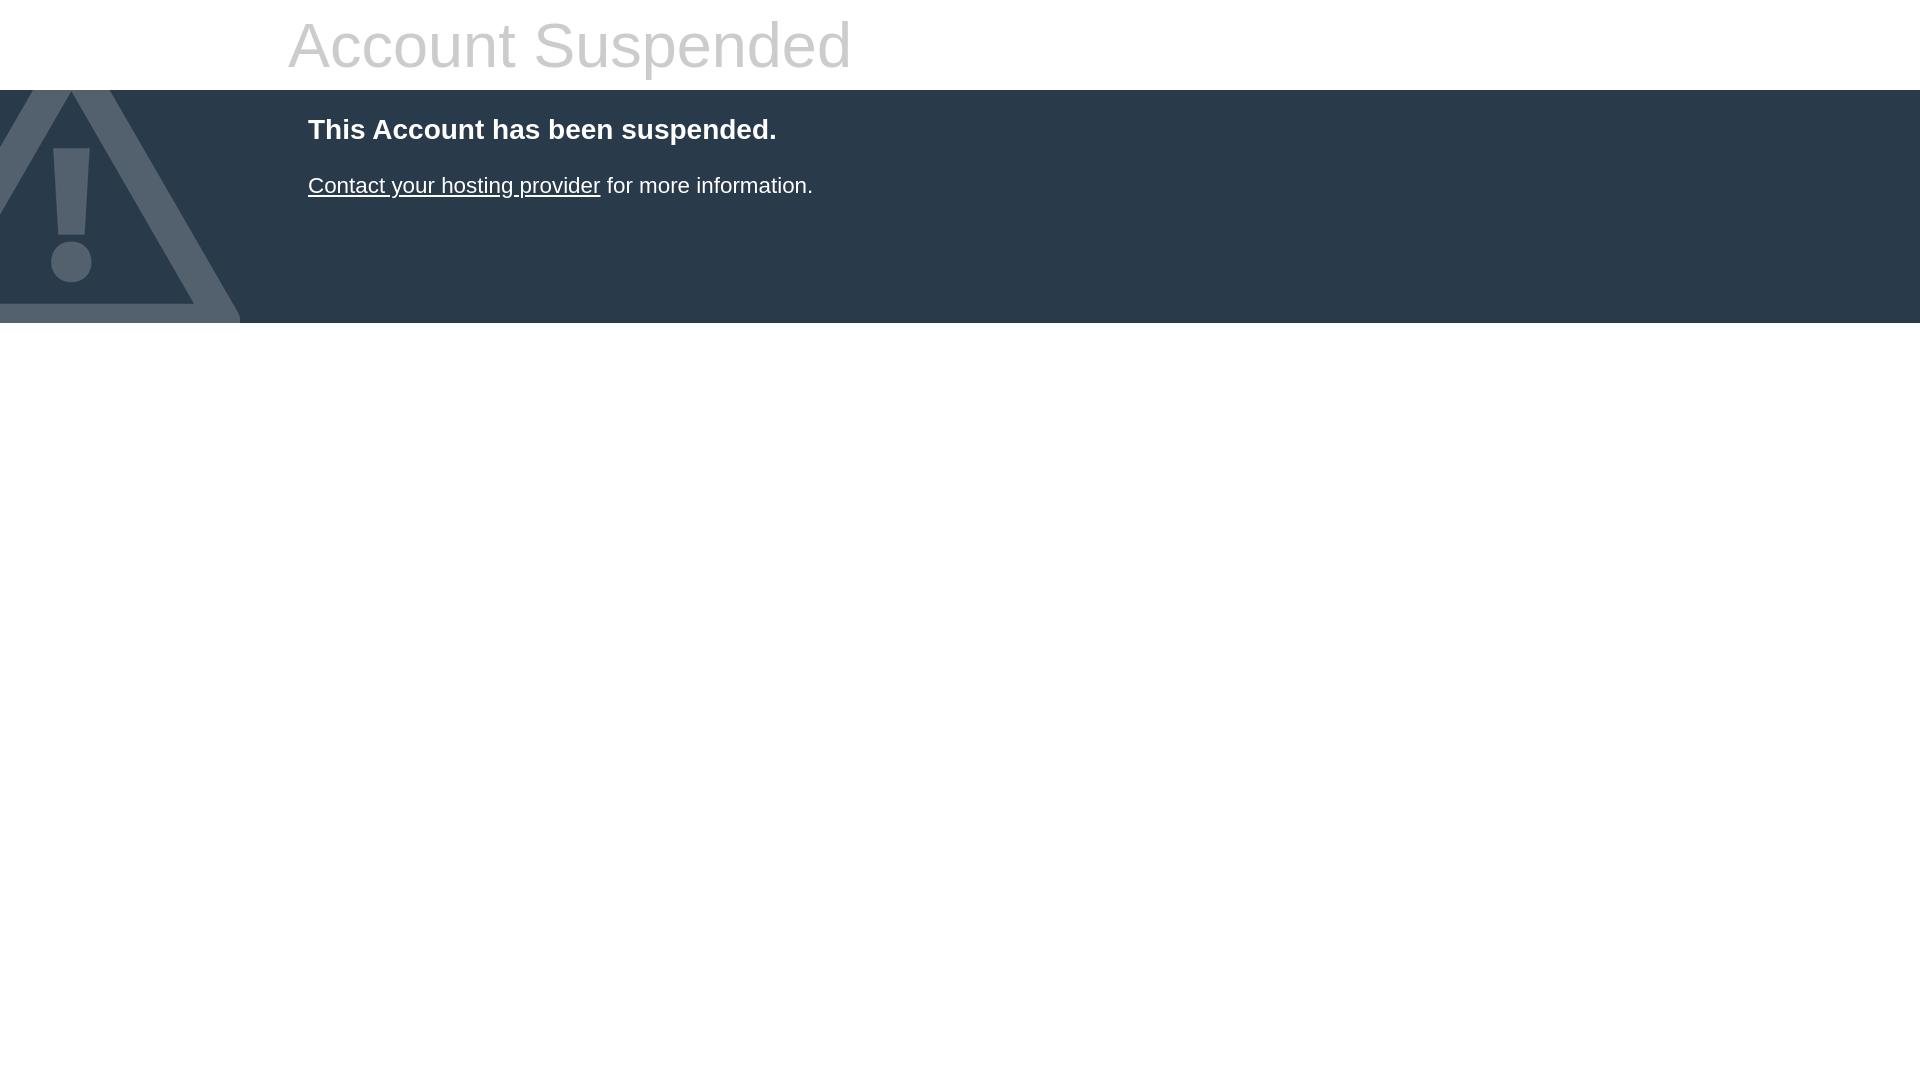 The image size is (1920, 1080). Describe the element at coordinates (453, 185) in the screenshot. I see `'Contact your hosting provider'` at that location.